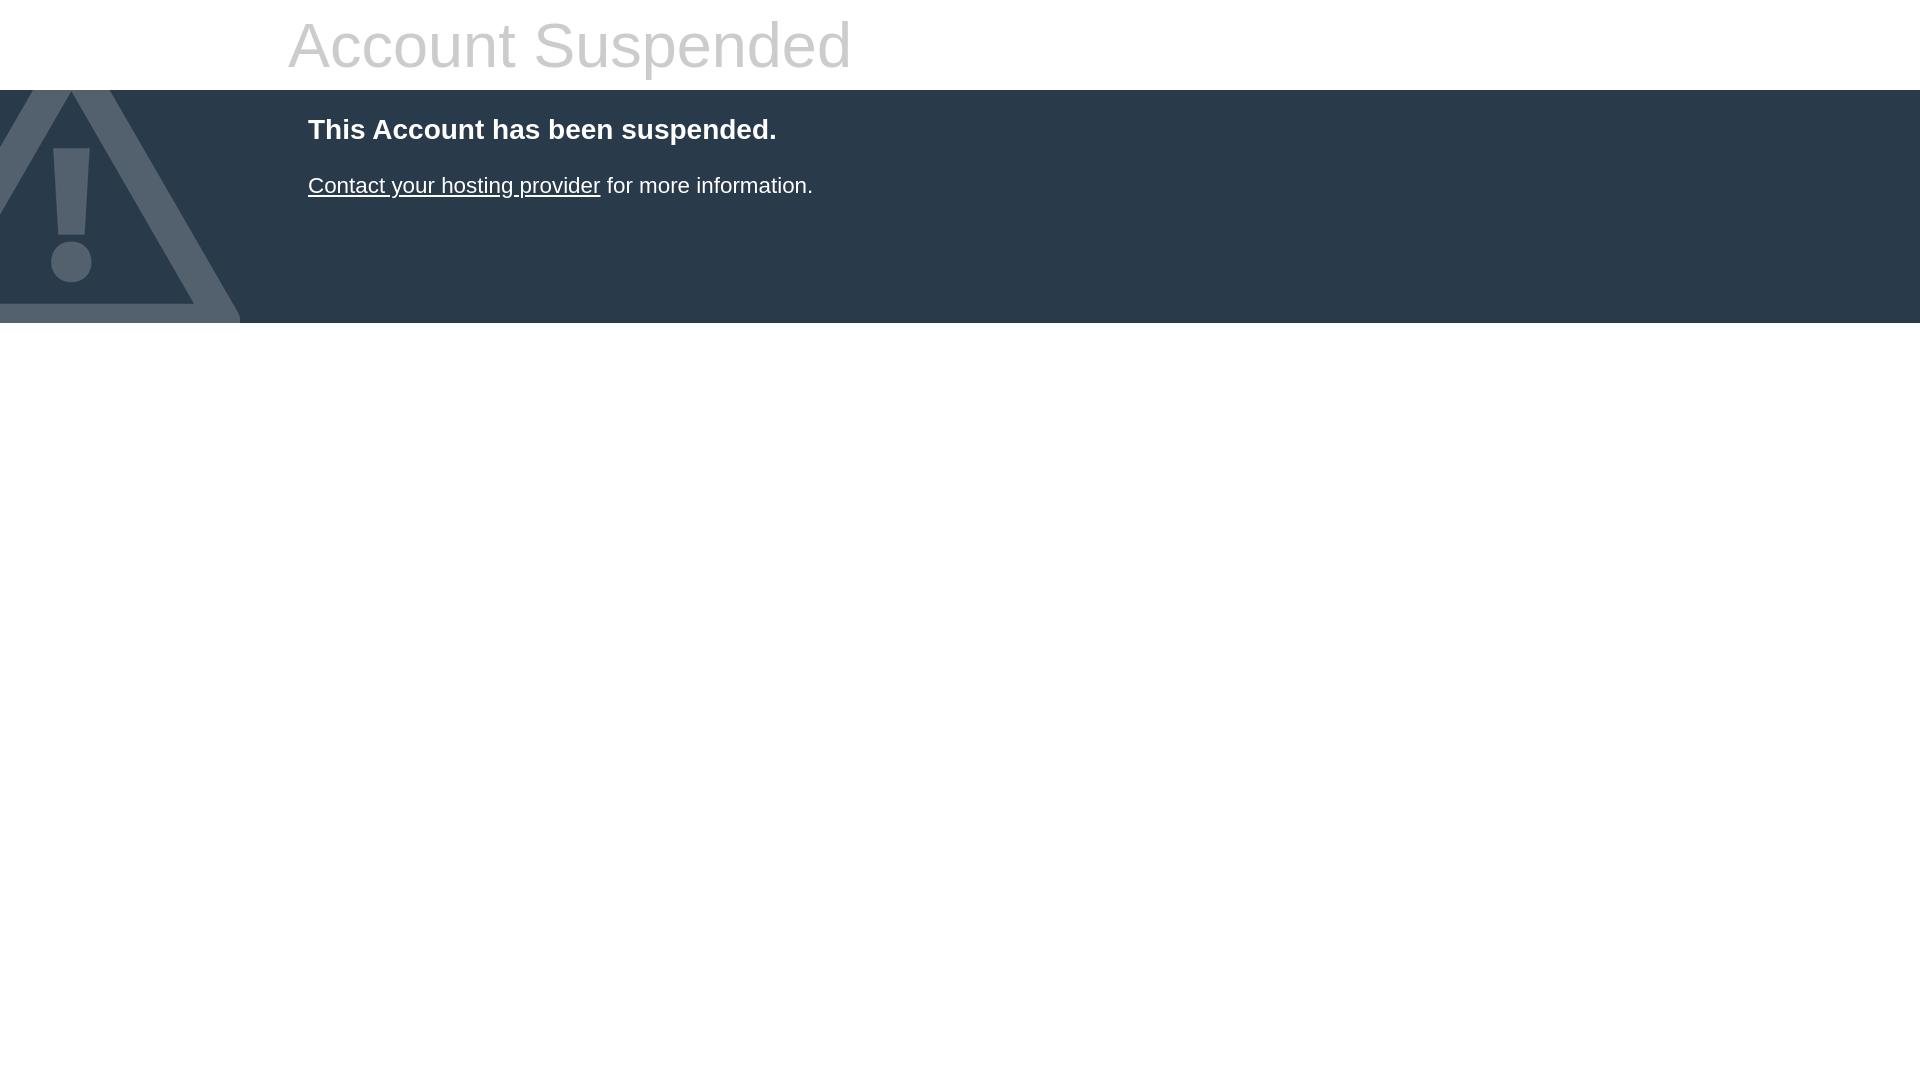 The image size is (1920, 1080). Describe the element at coordinates (453, 185) in the screenshot. I see `'Contact your hosting provider'` at that location.